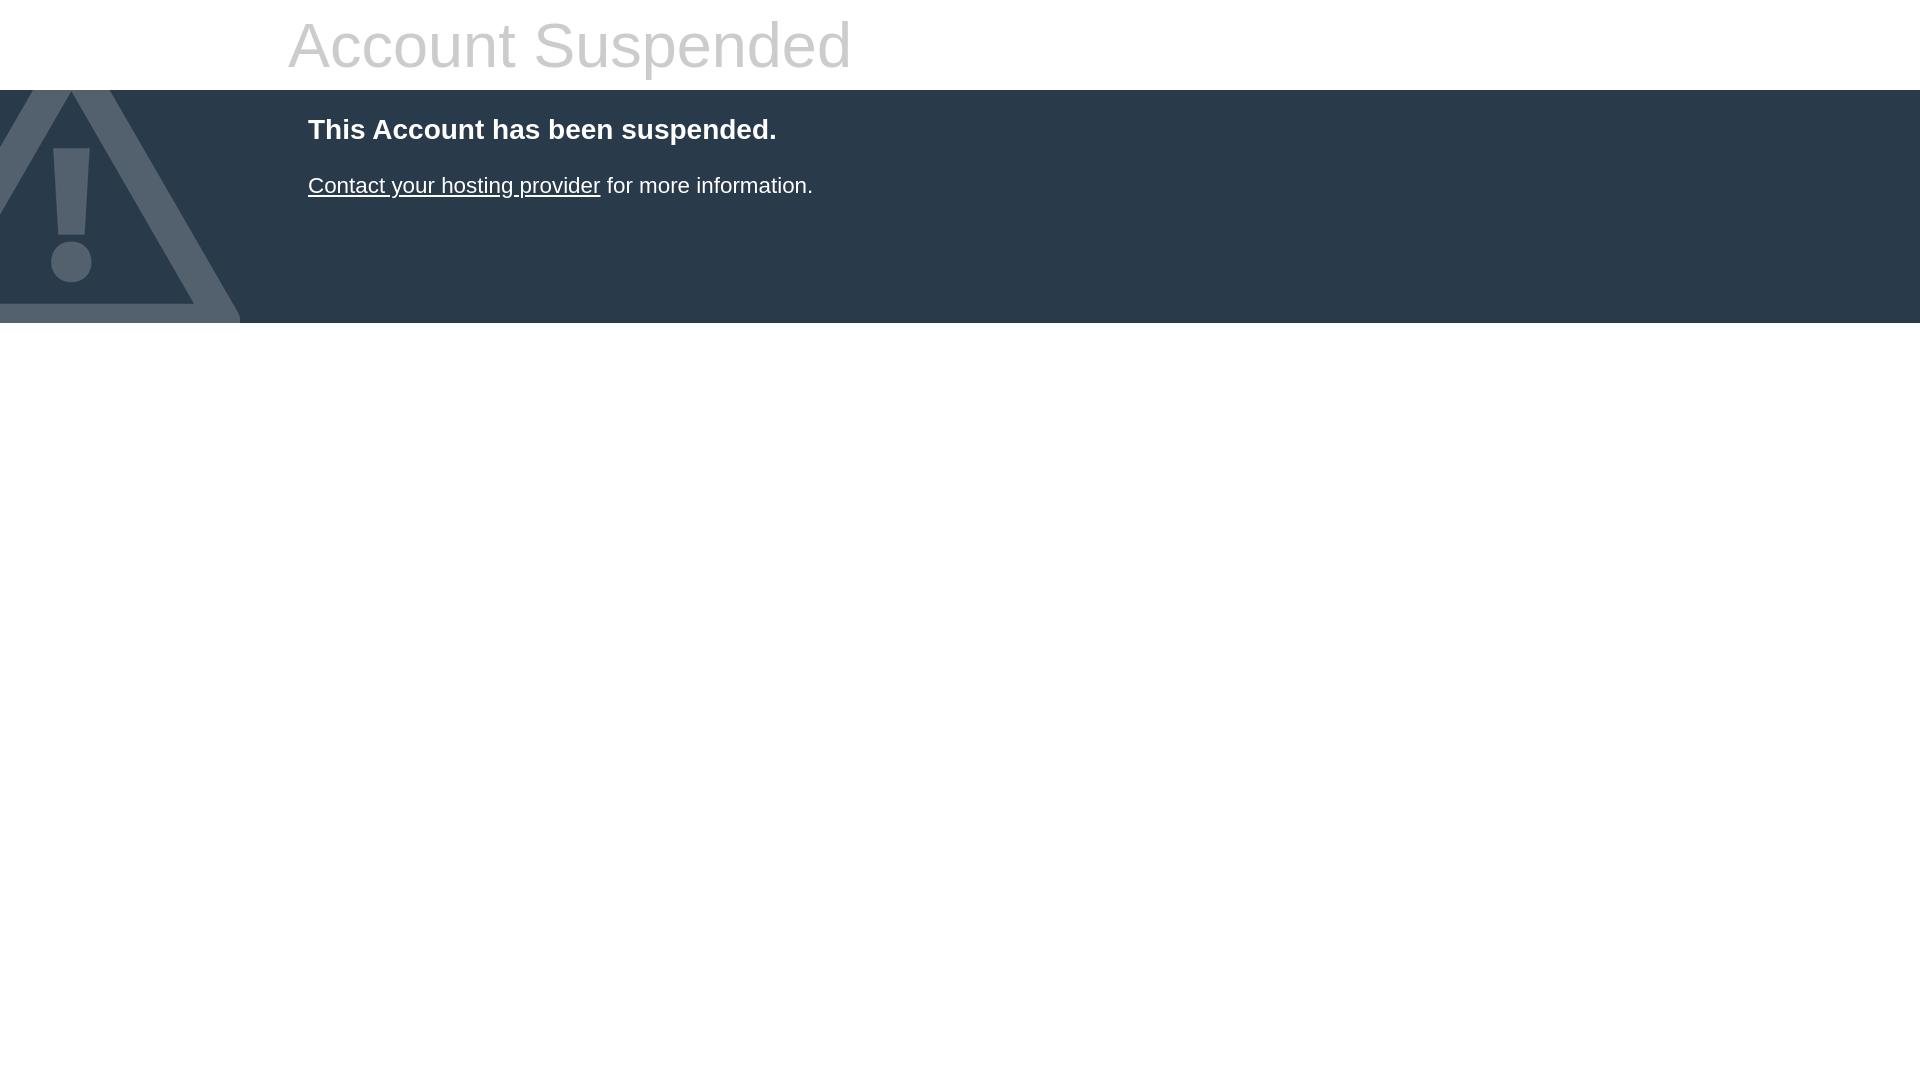 The image size is (1920, 1080). Describe the element at coordinates (453, 185) in the screenshot. I see `'Contact your hosting provider'` at that location.